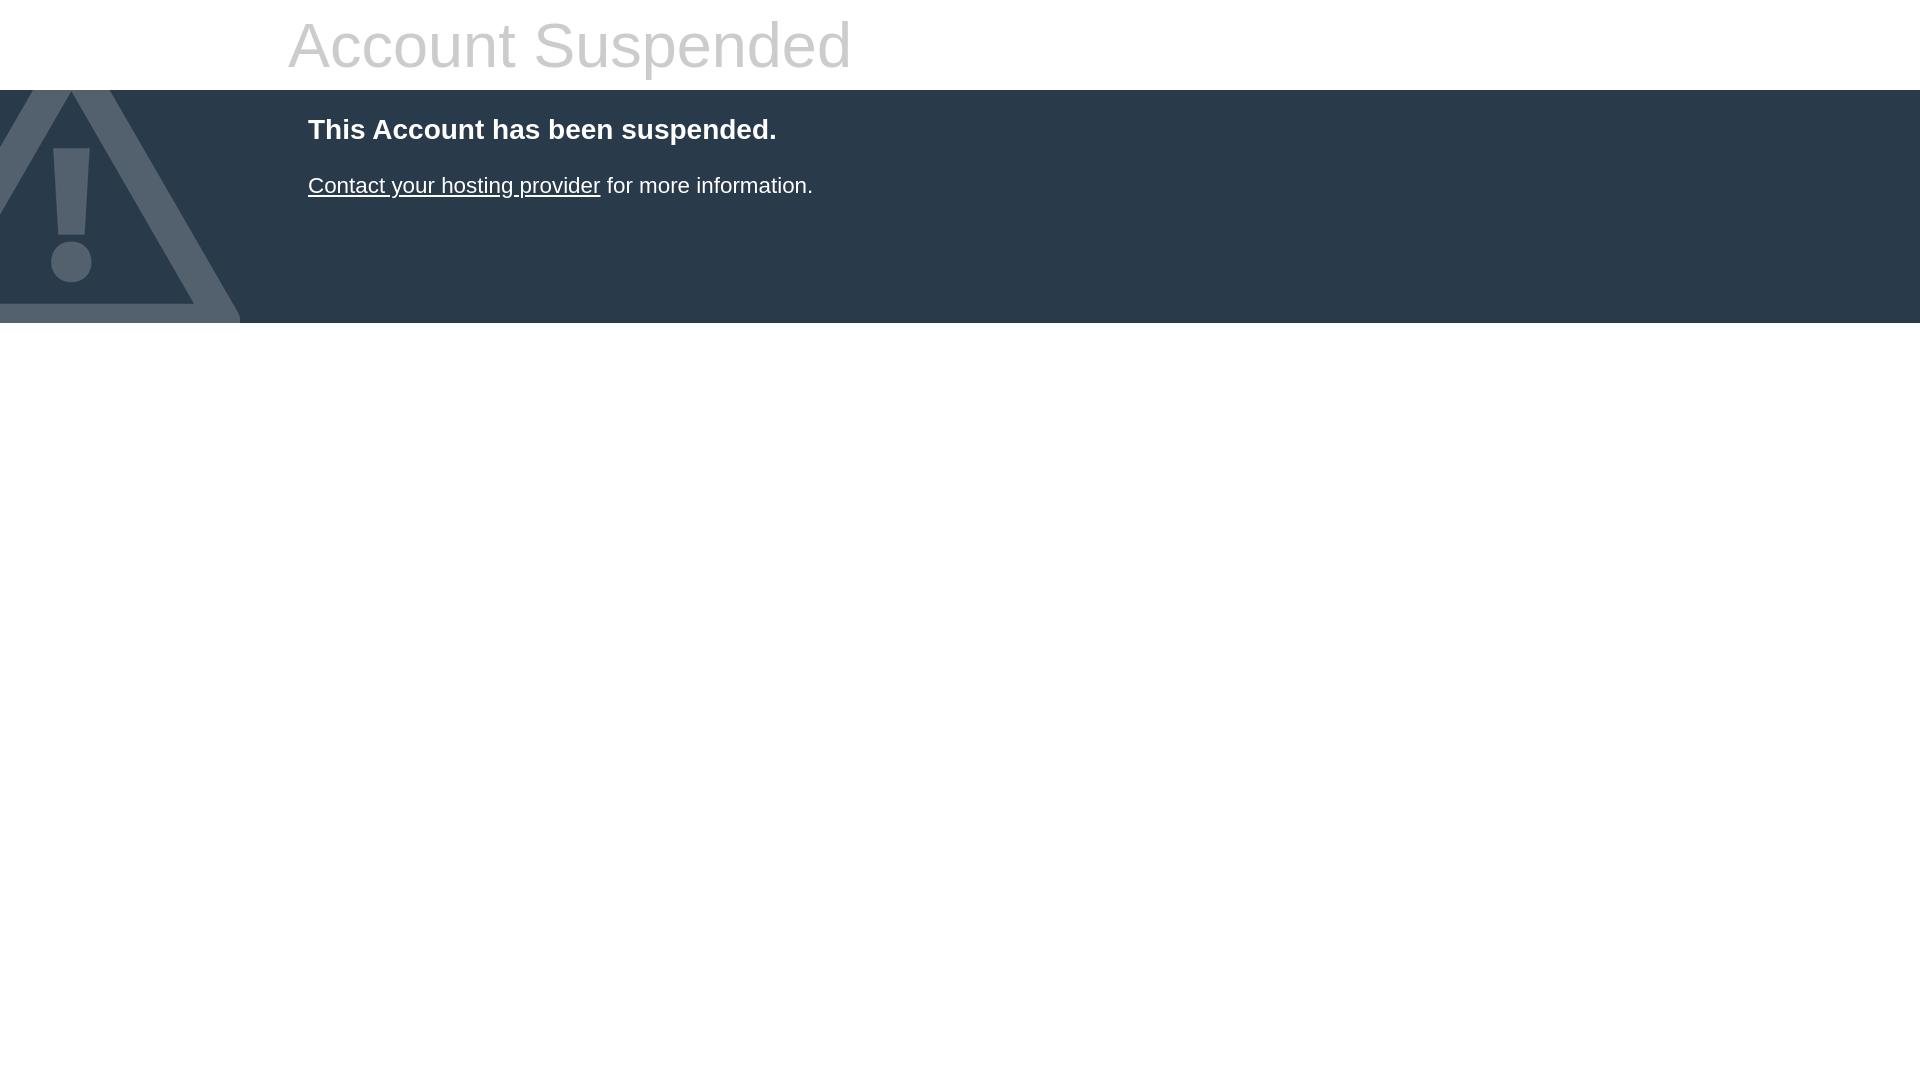 The image size is (1920, 1080). Describe the element at coordinates (453, 185) in the screenshot. I see `'Contact your hosting provider'` at that location.